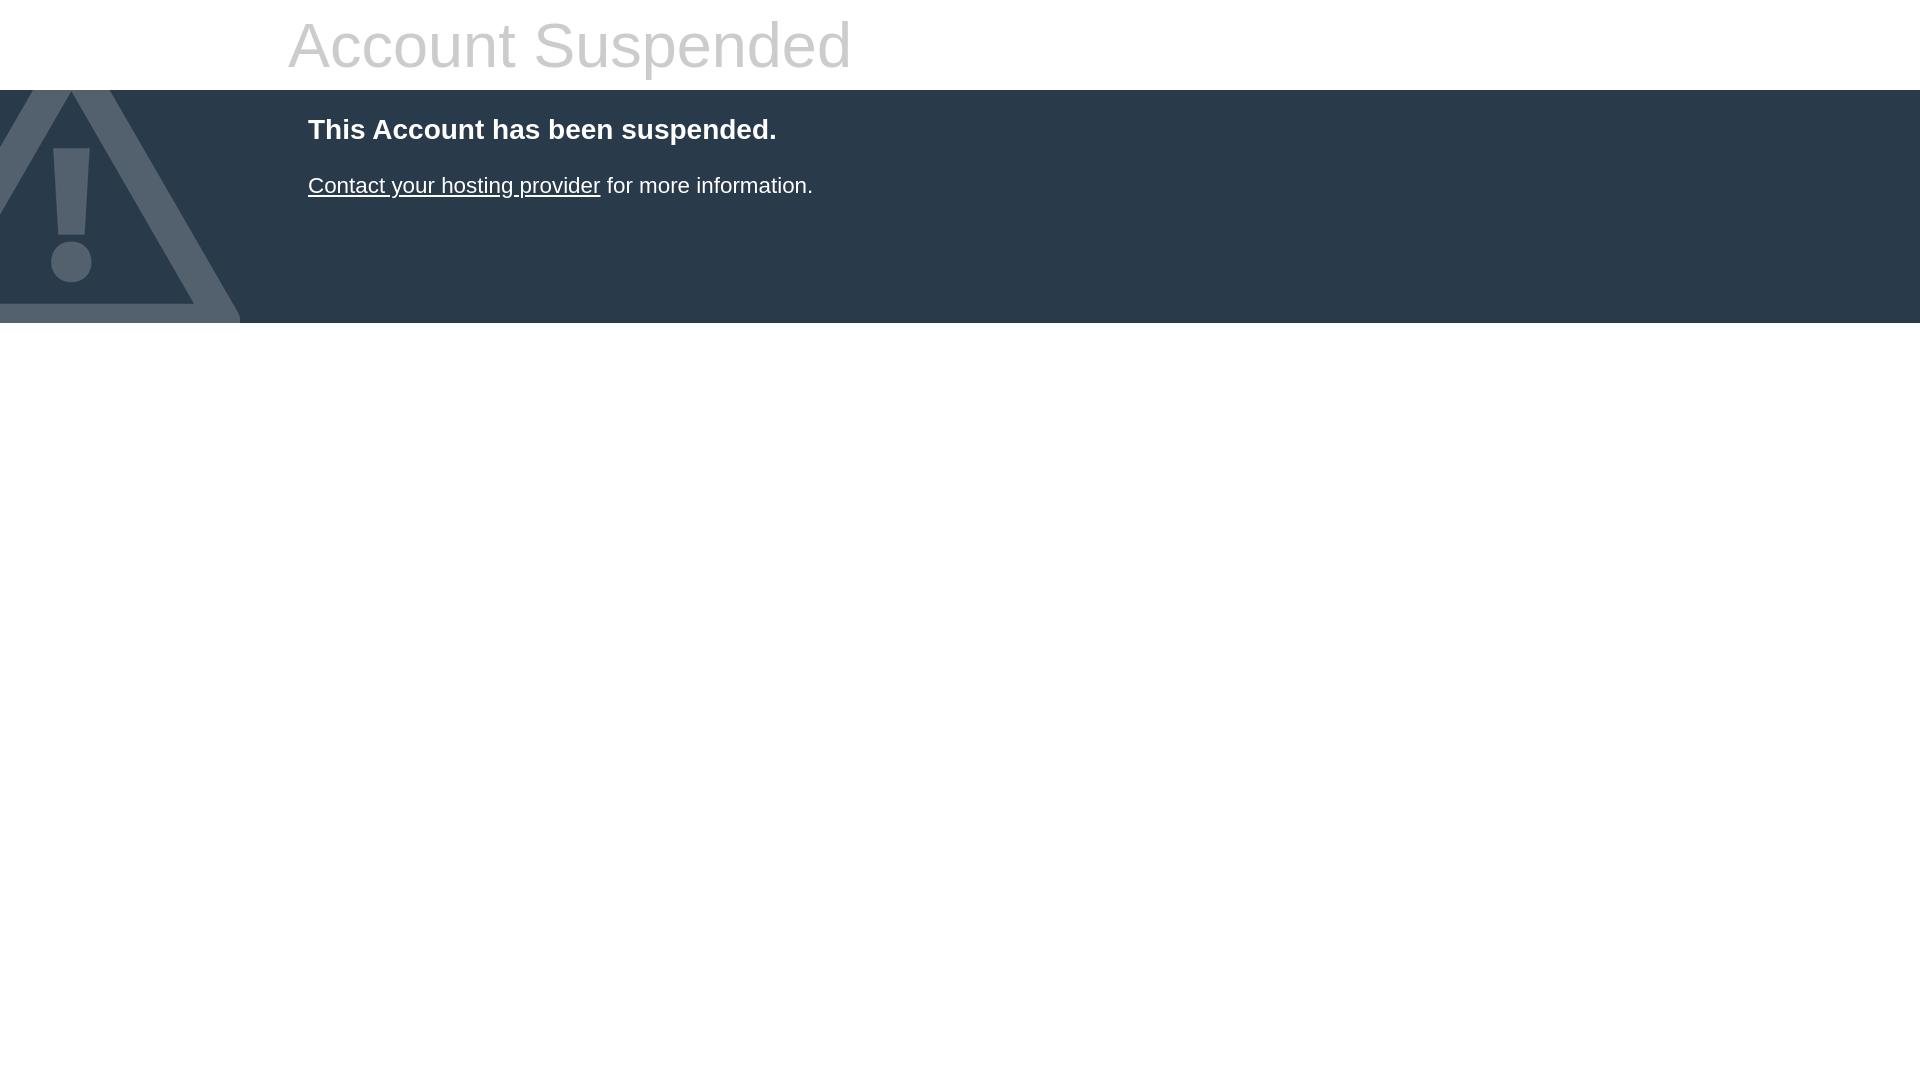 The image size is (1920, 1080). Describe the element at coordinates (453, 185) in the screenshot. I see `'Contact your hosting provider'` at that location.